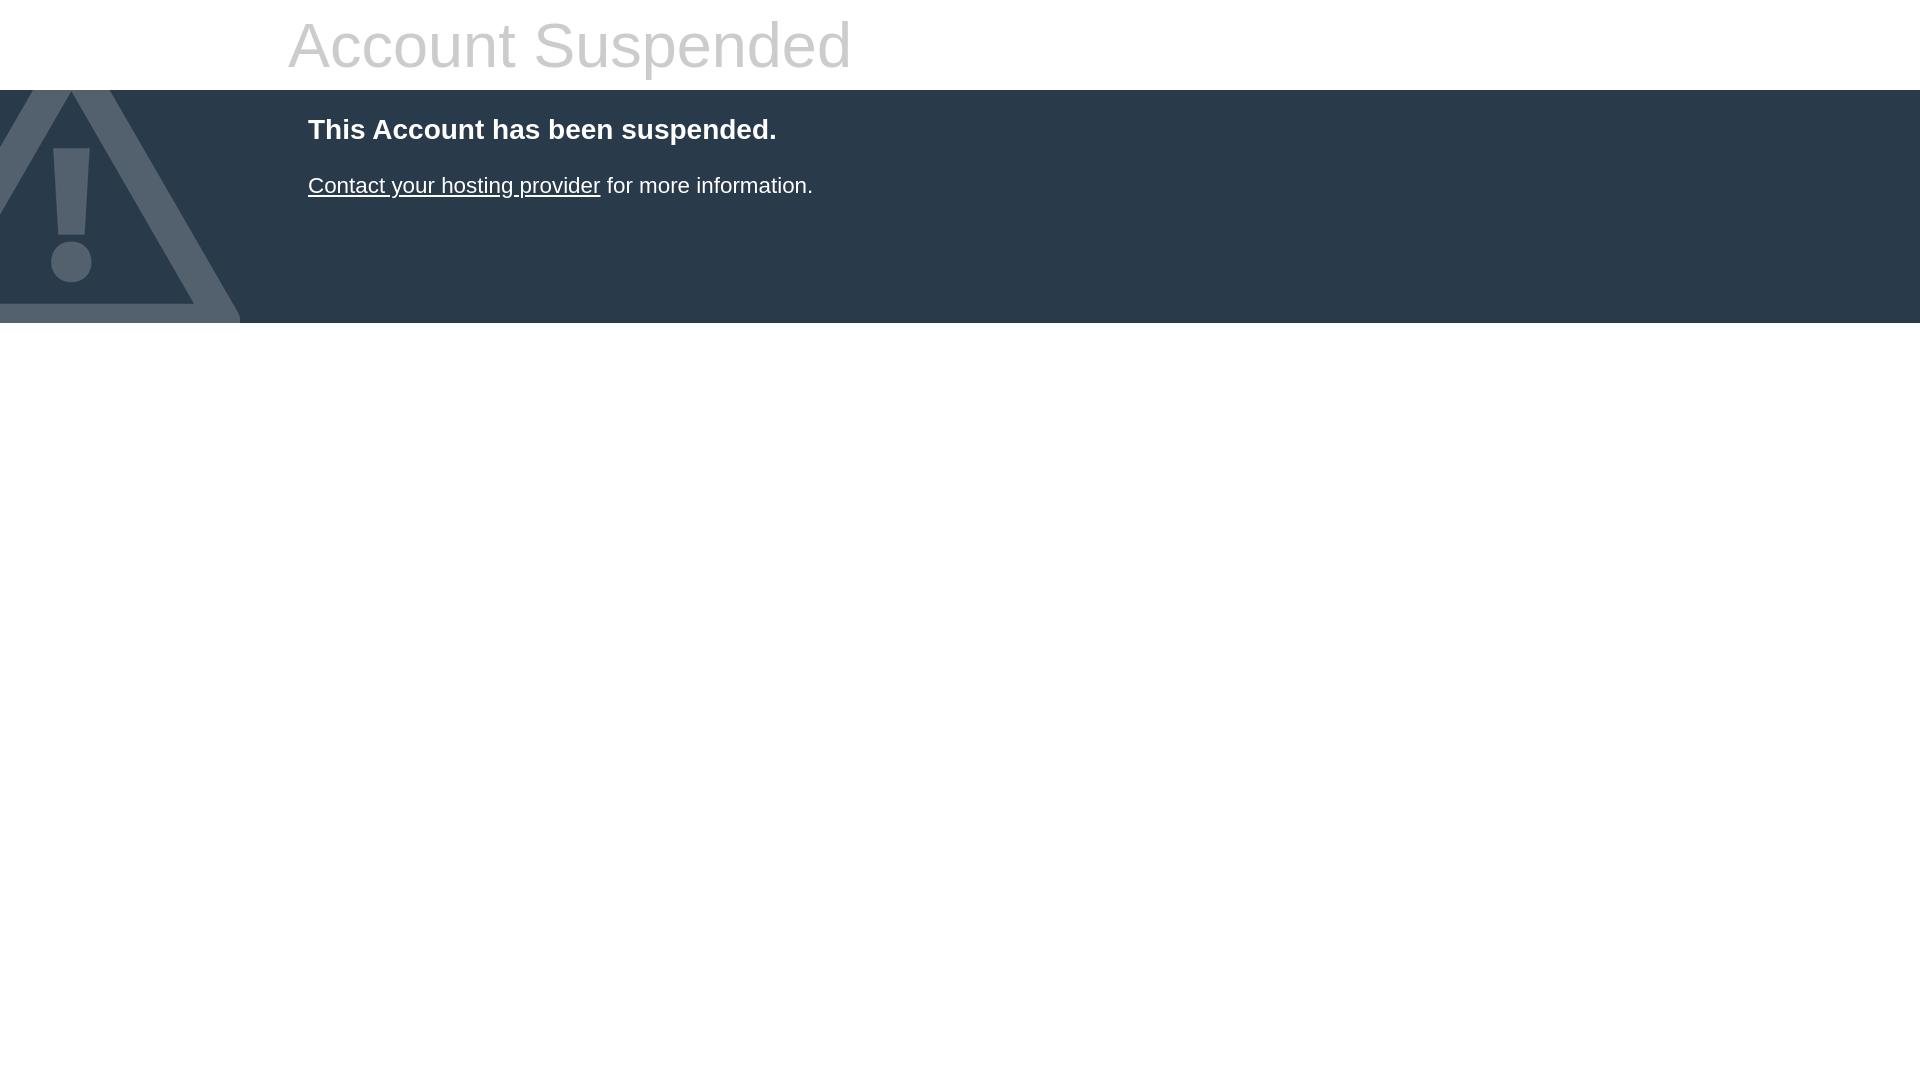 The image size is (1920, 1080). Describe the element at coordinates (453, 185) in the screenshot. I see `'Contact your hosting provider'` at that location.